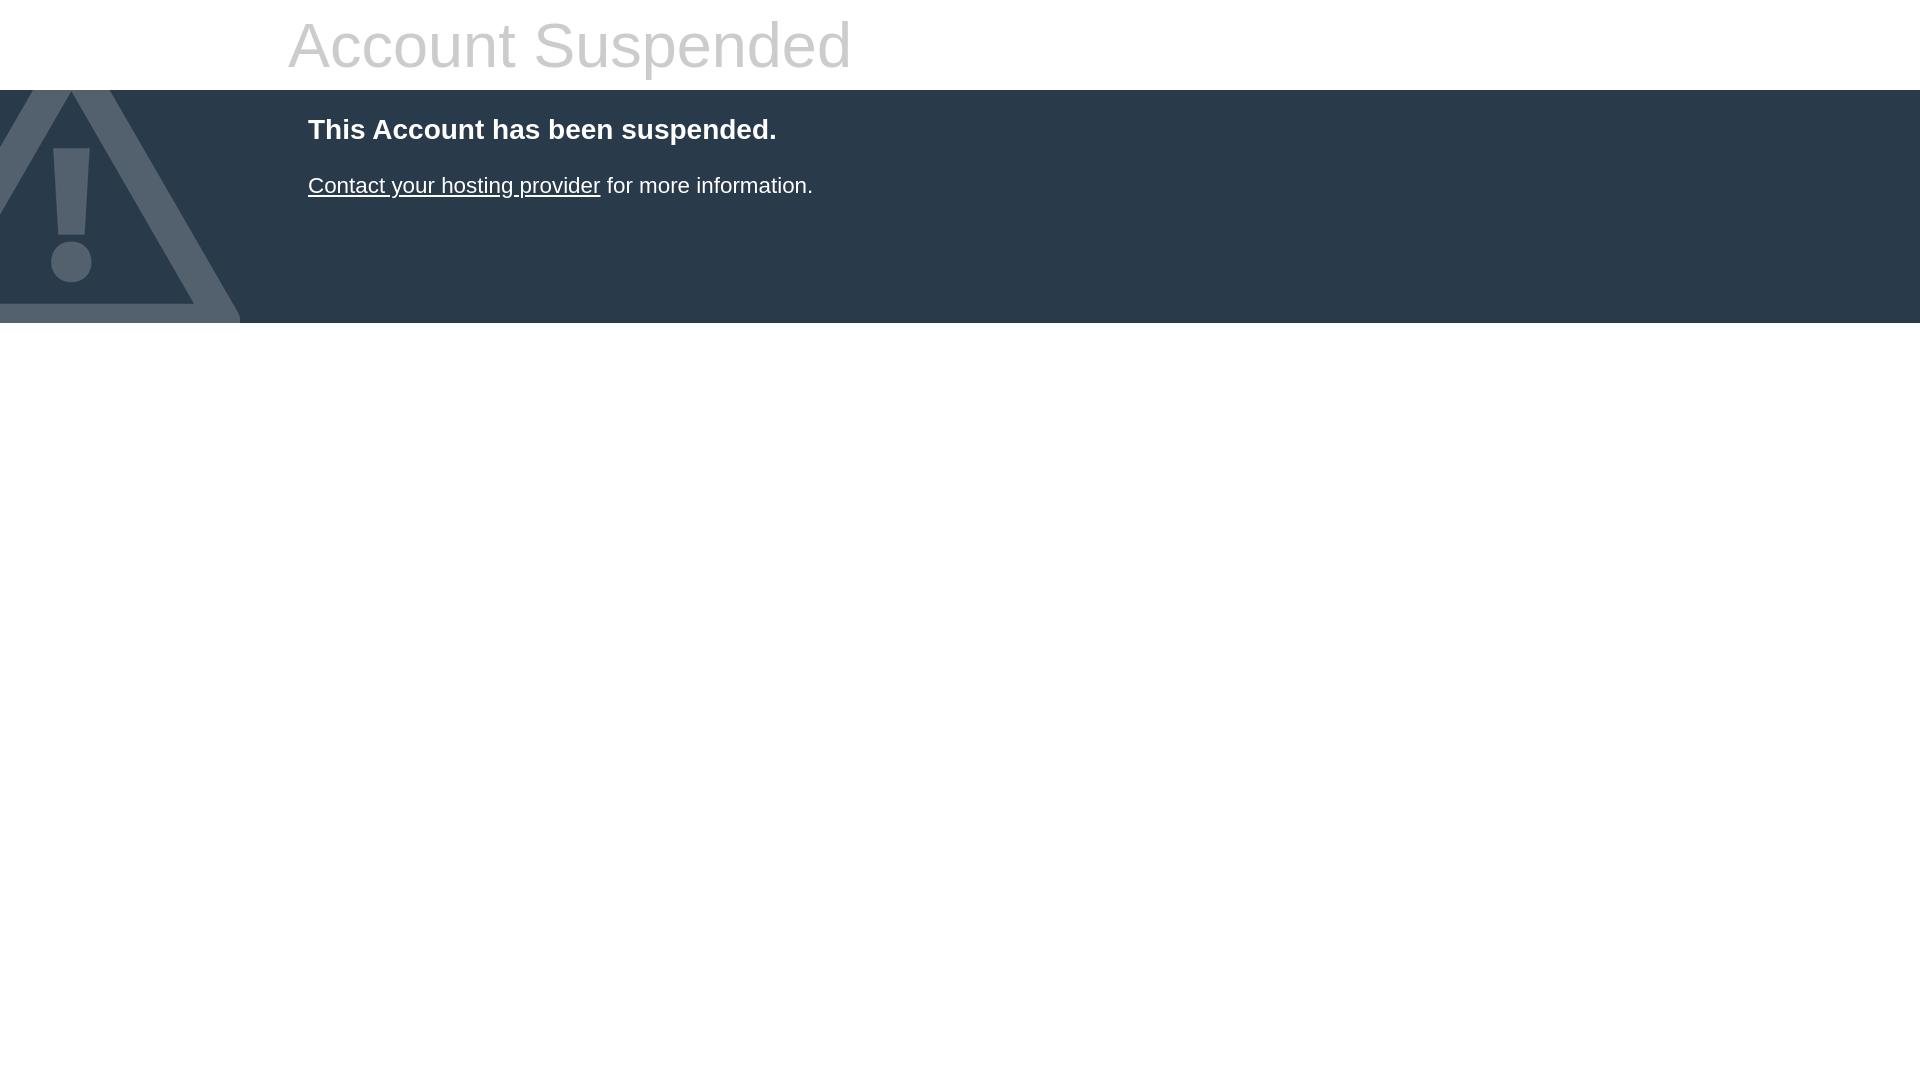 The image size is (1920, 1080). Describe the element at coordinates (453, 185) in the screenshot. I see `'Contact your hosting provider'` at that location.